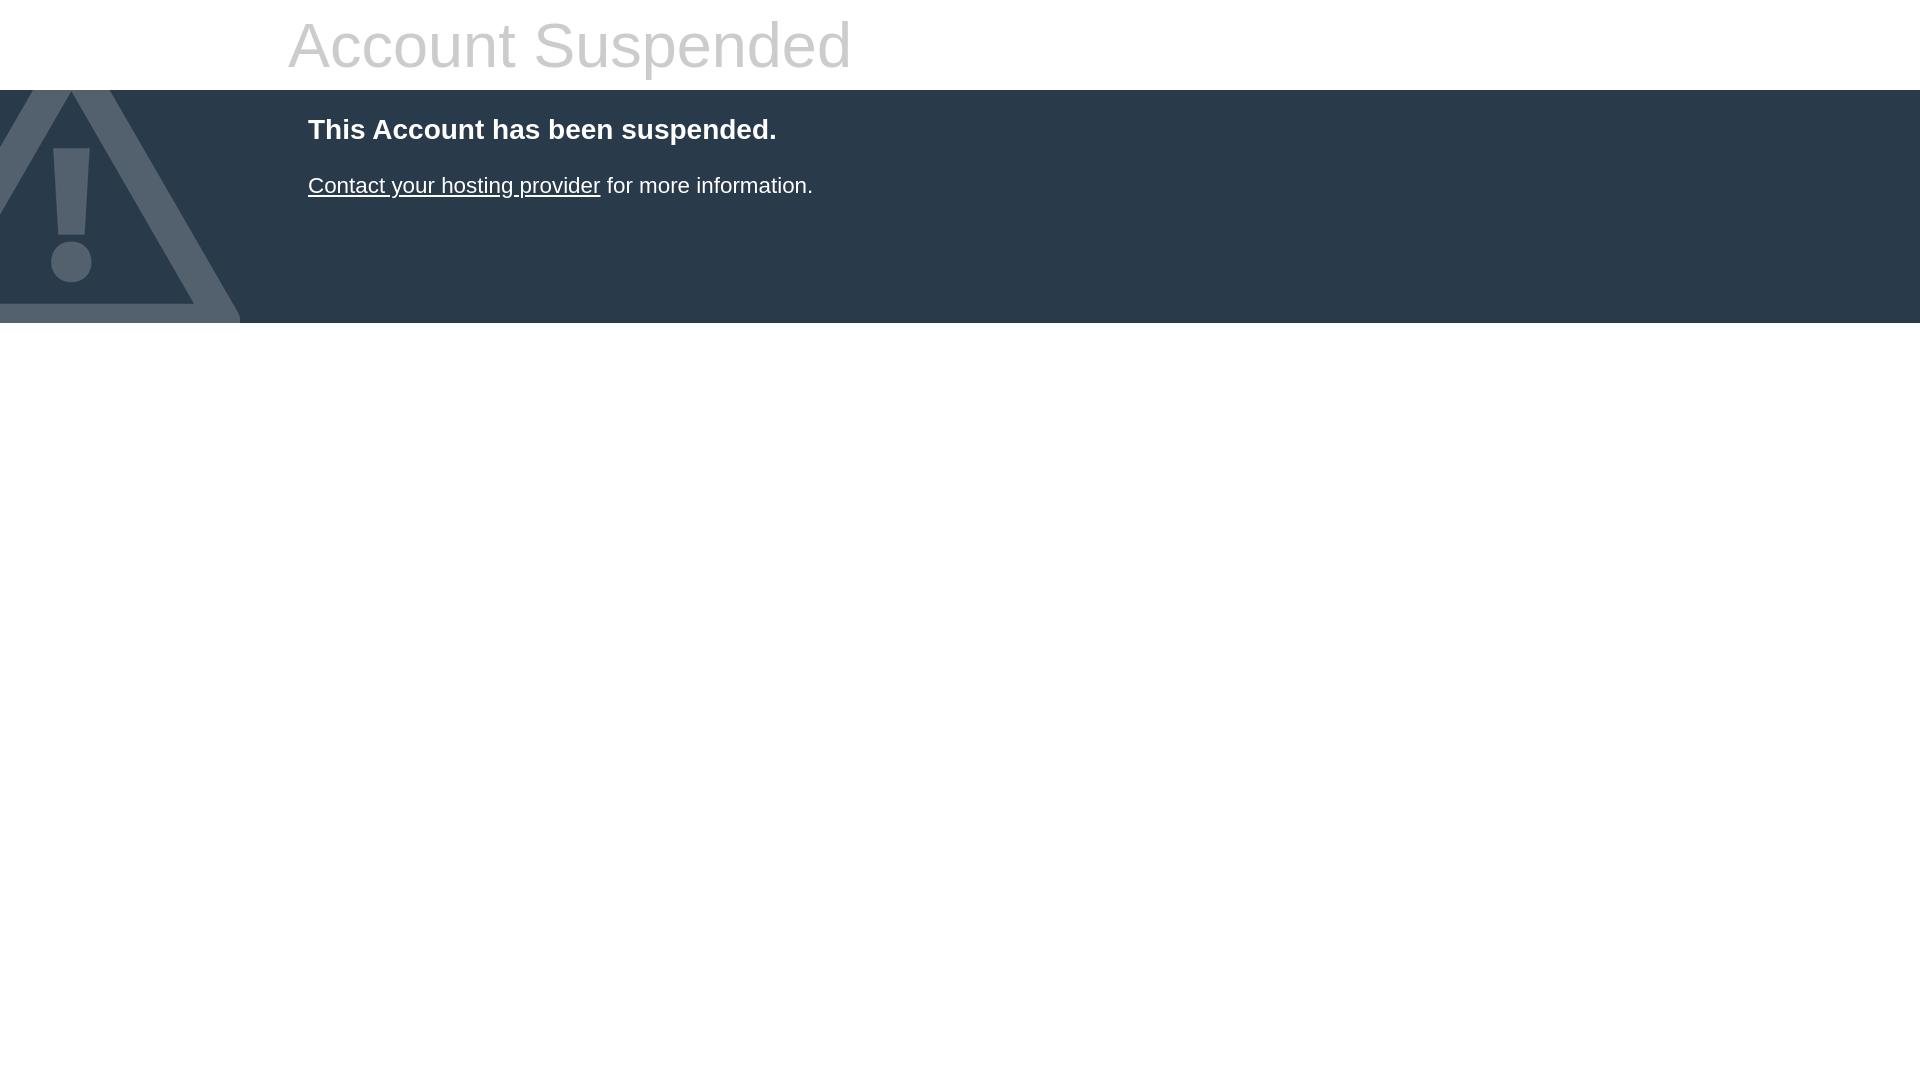 The image size is (1920, 1080). Describe the element at coordinates (453, 185) in the screenshot. I see `'Contact your hosting provider'` at that location.